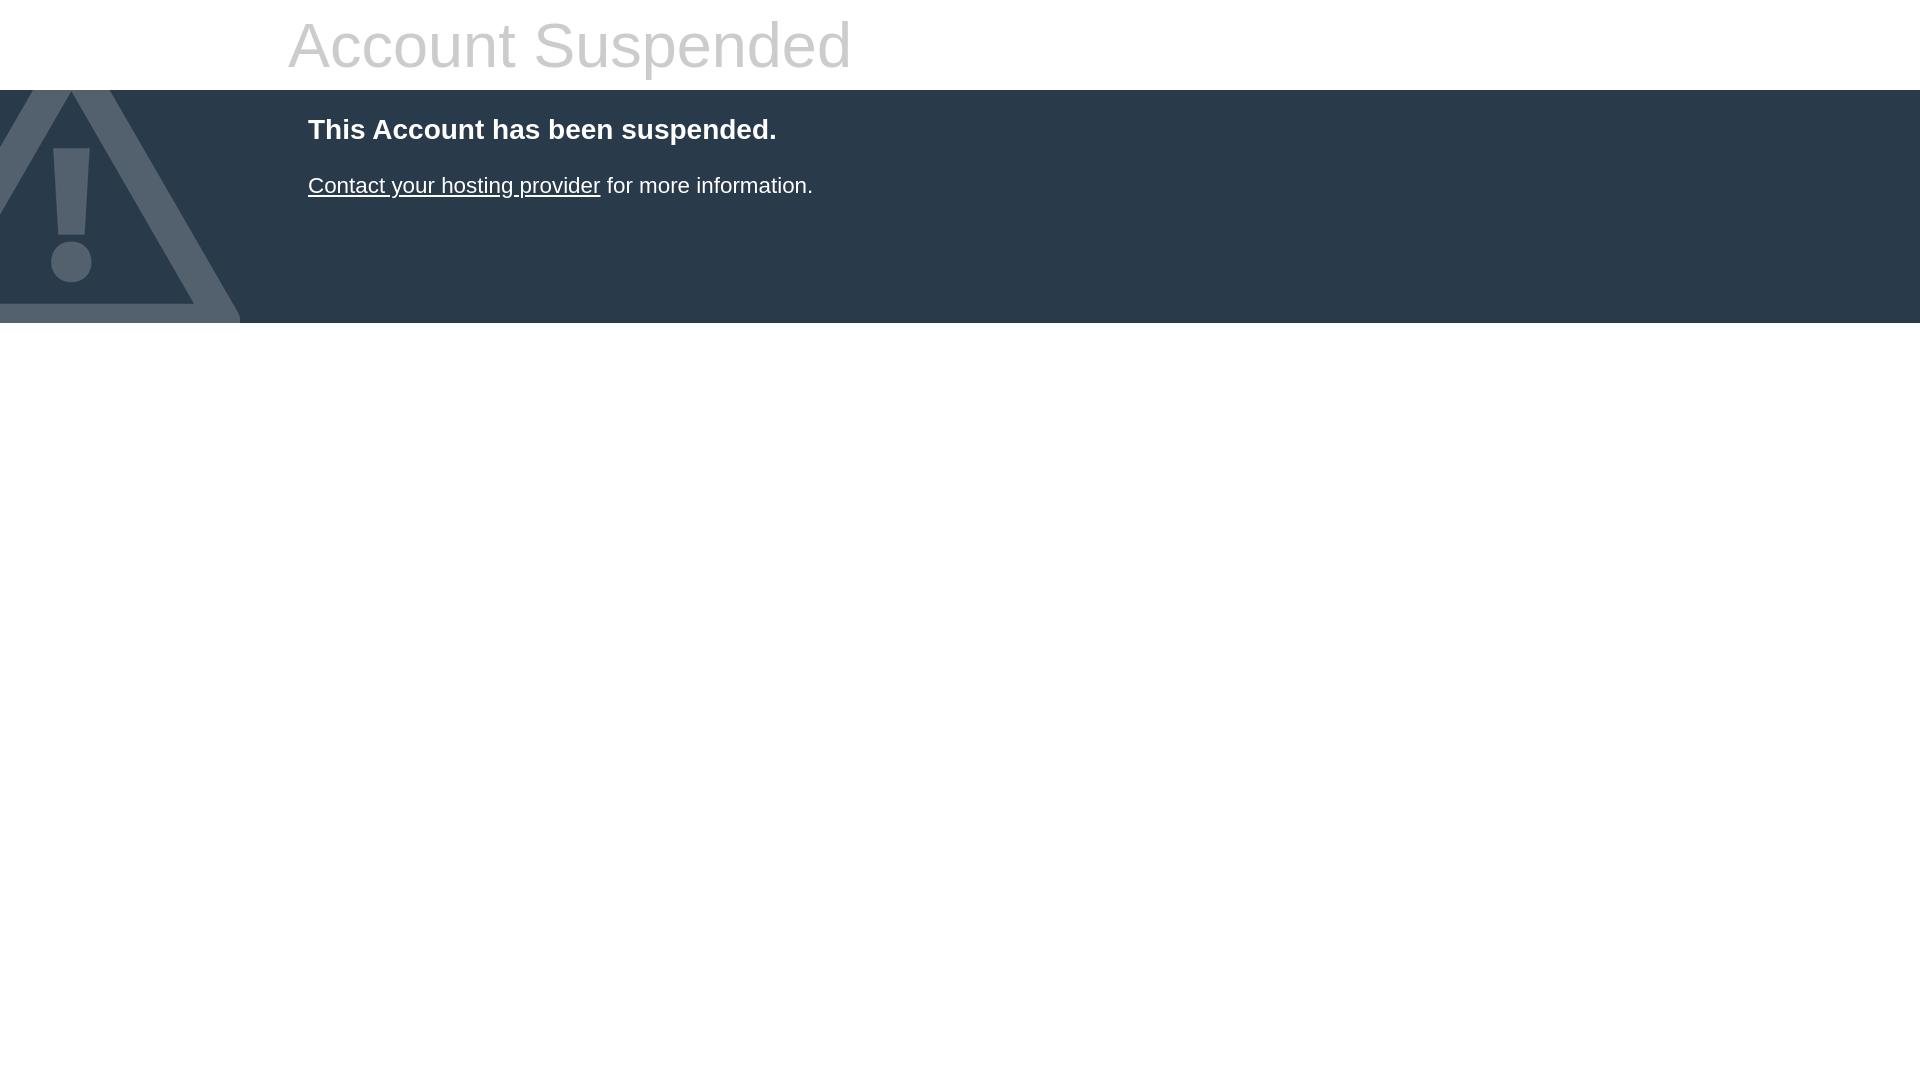 The image size is (1920, 1080). Describe the element at coordinates (453, 185) in the screenshot. I see `'Contact your hosting provider'` at that location.